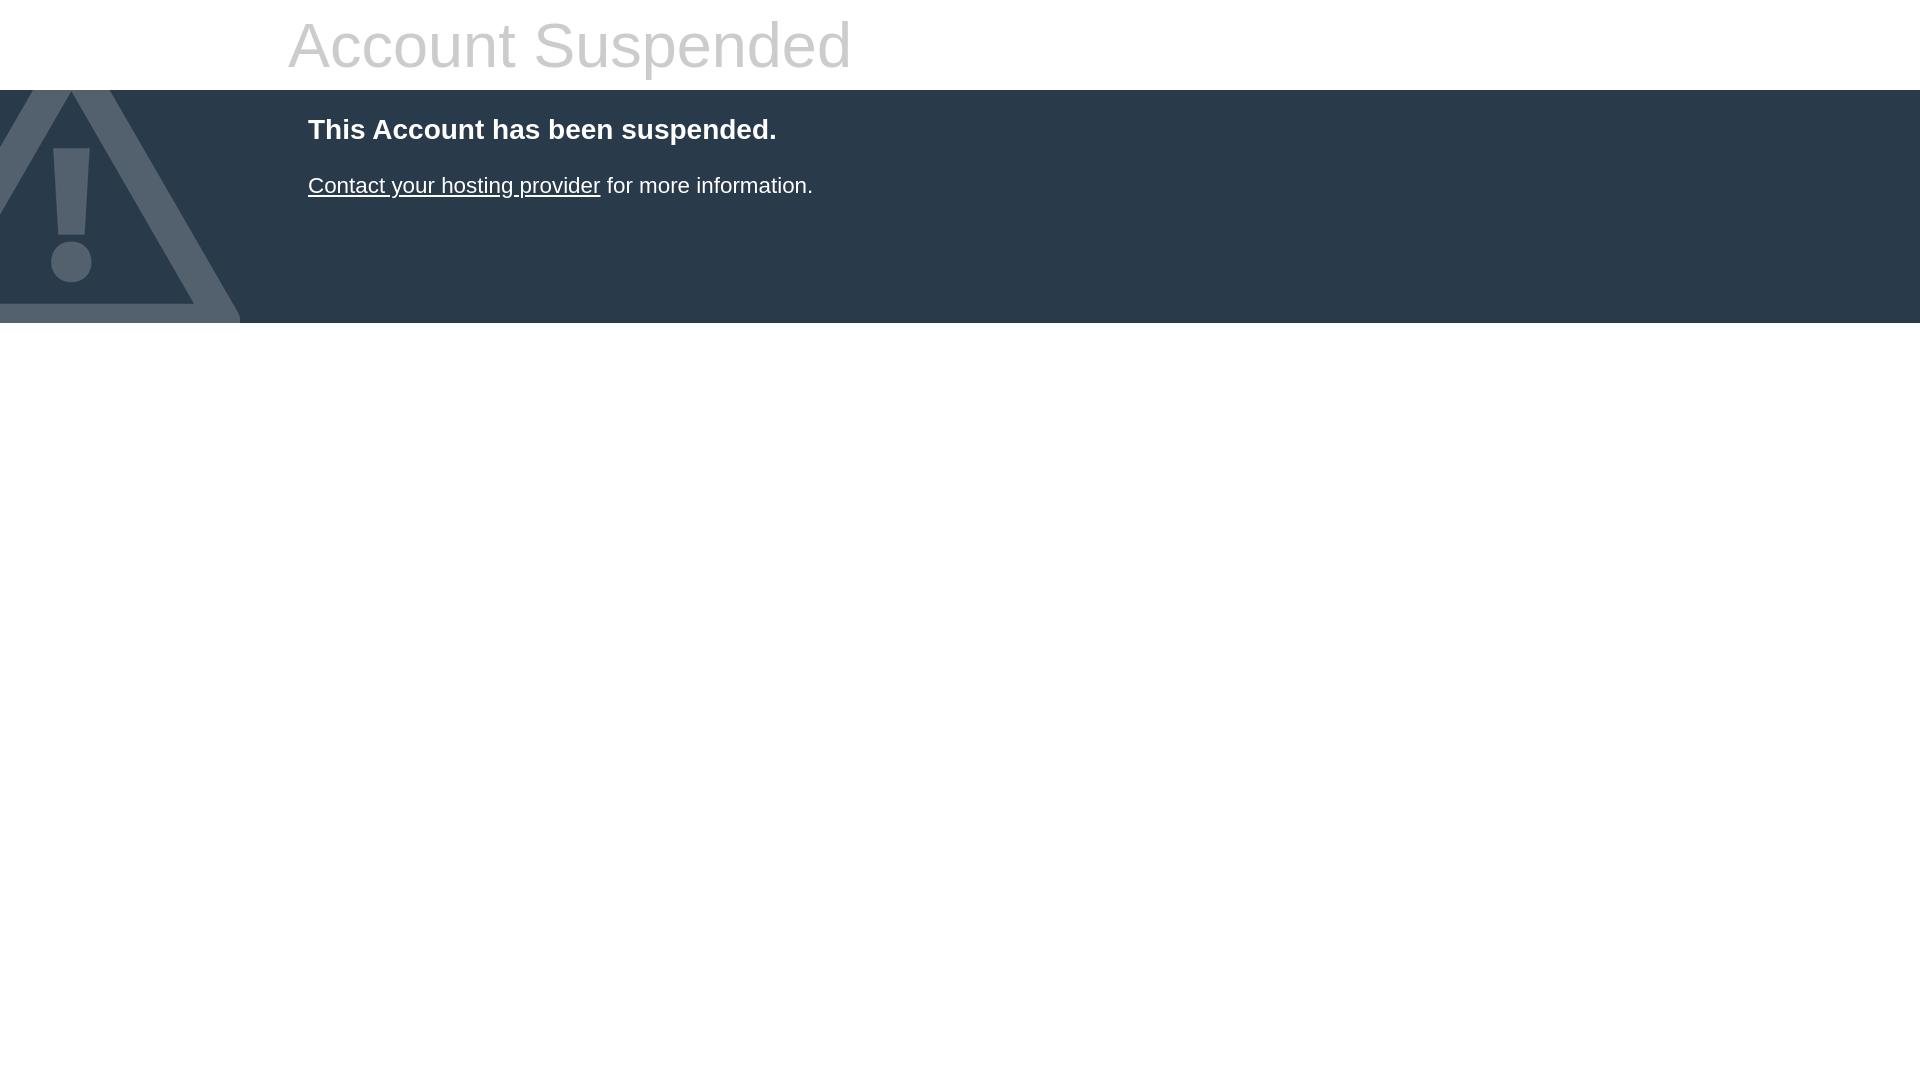 The image size is (1920, 1080). Describe the element at coordinates (453, 185) in the screenshot. I see `'Contact your hosting provider'` at that location.